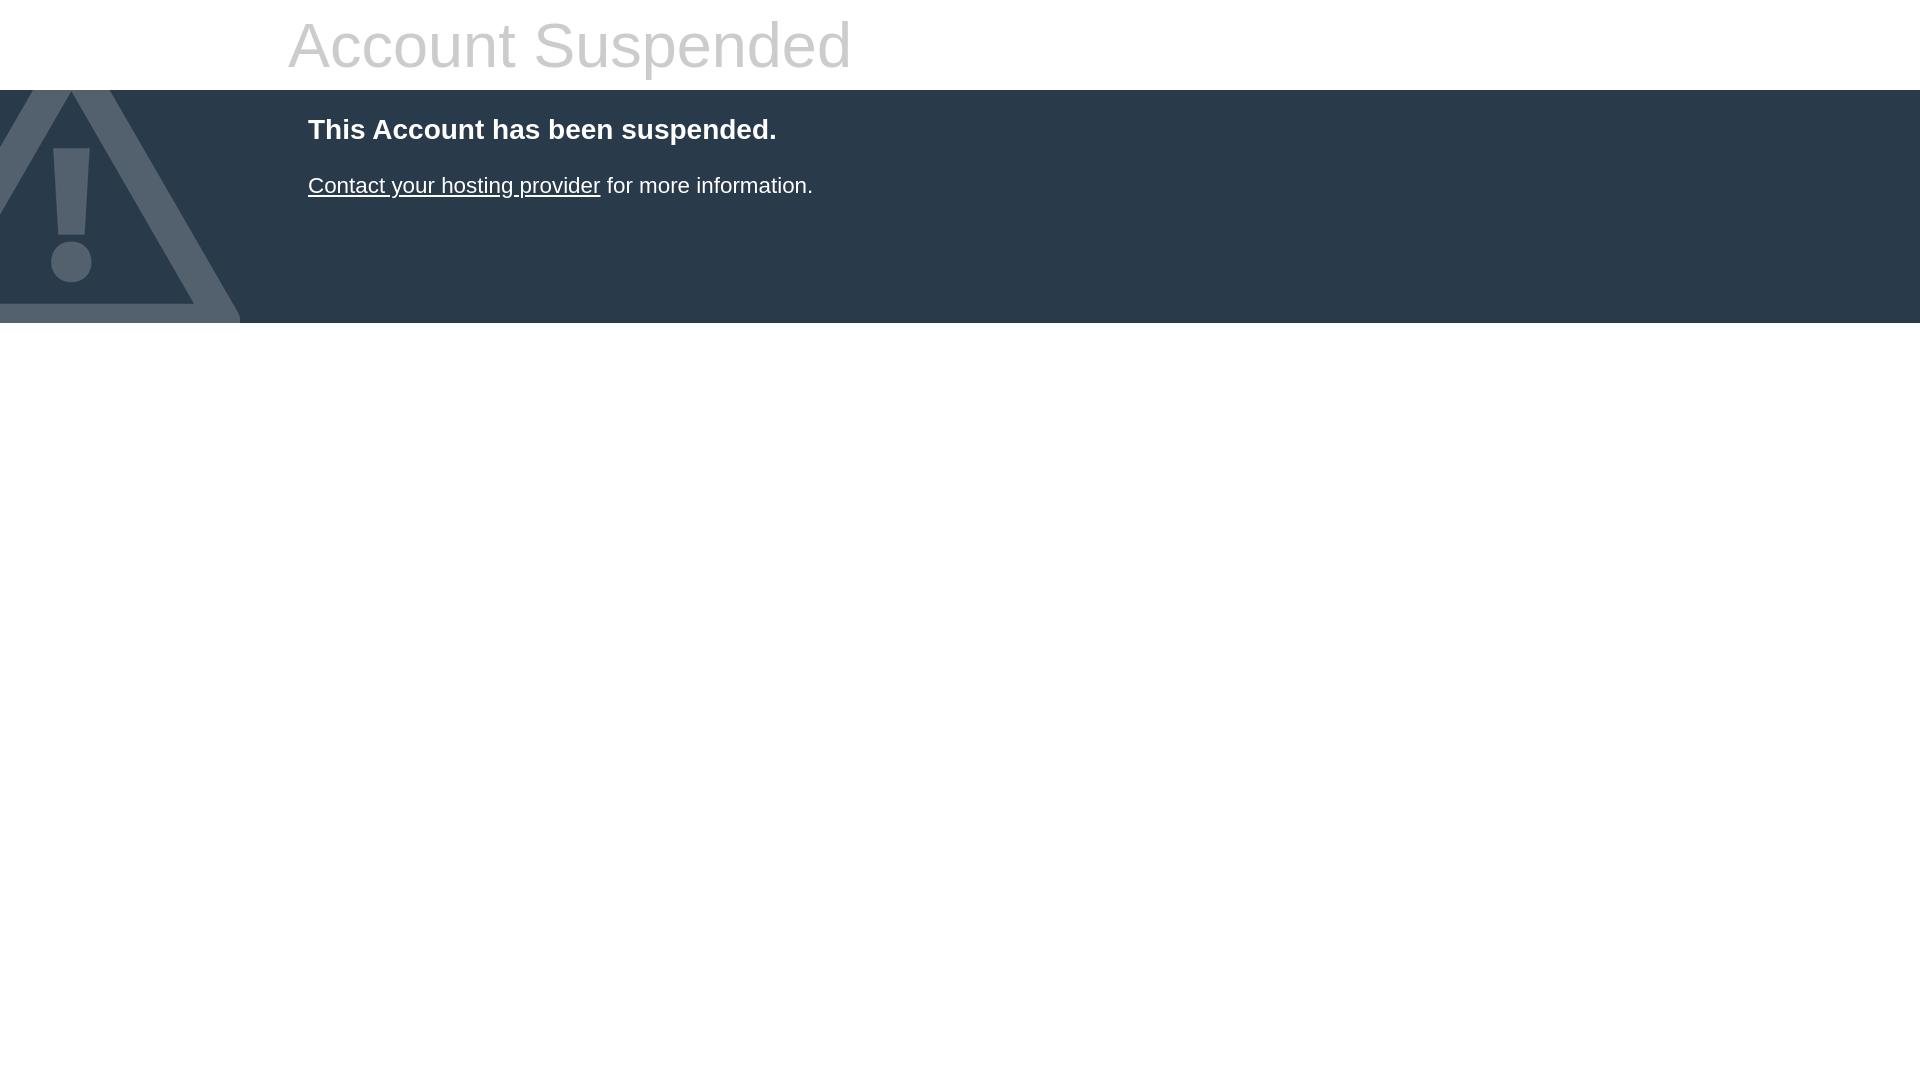 The image size is (1920, 1080). Describe the element at coordinates (453, 185) in the screenshot. I see `'Contact your hosting provider'` at that location.